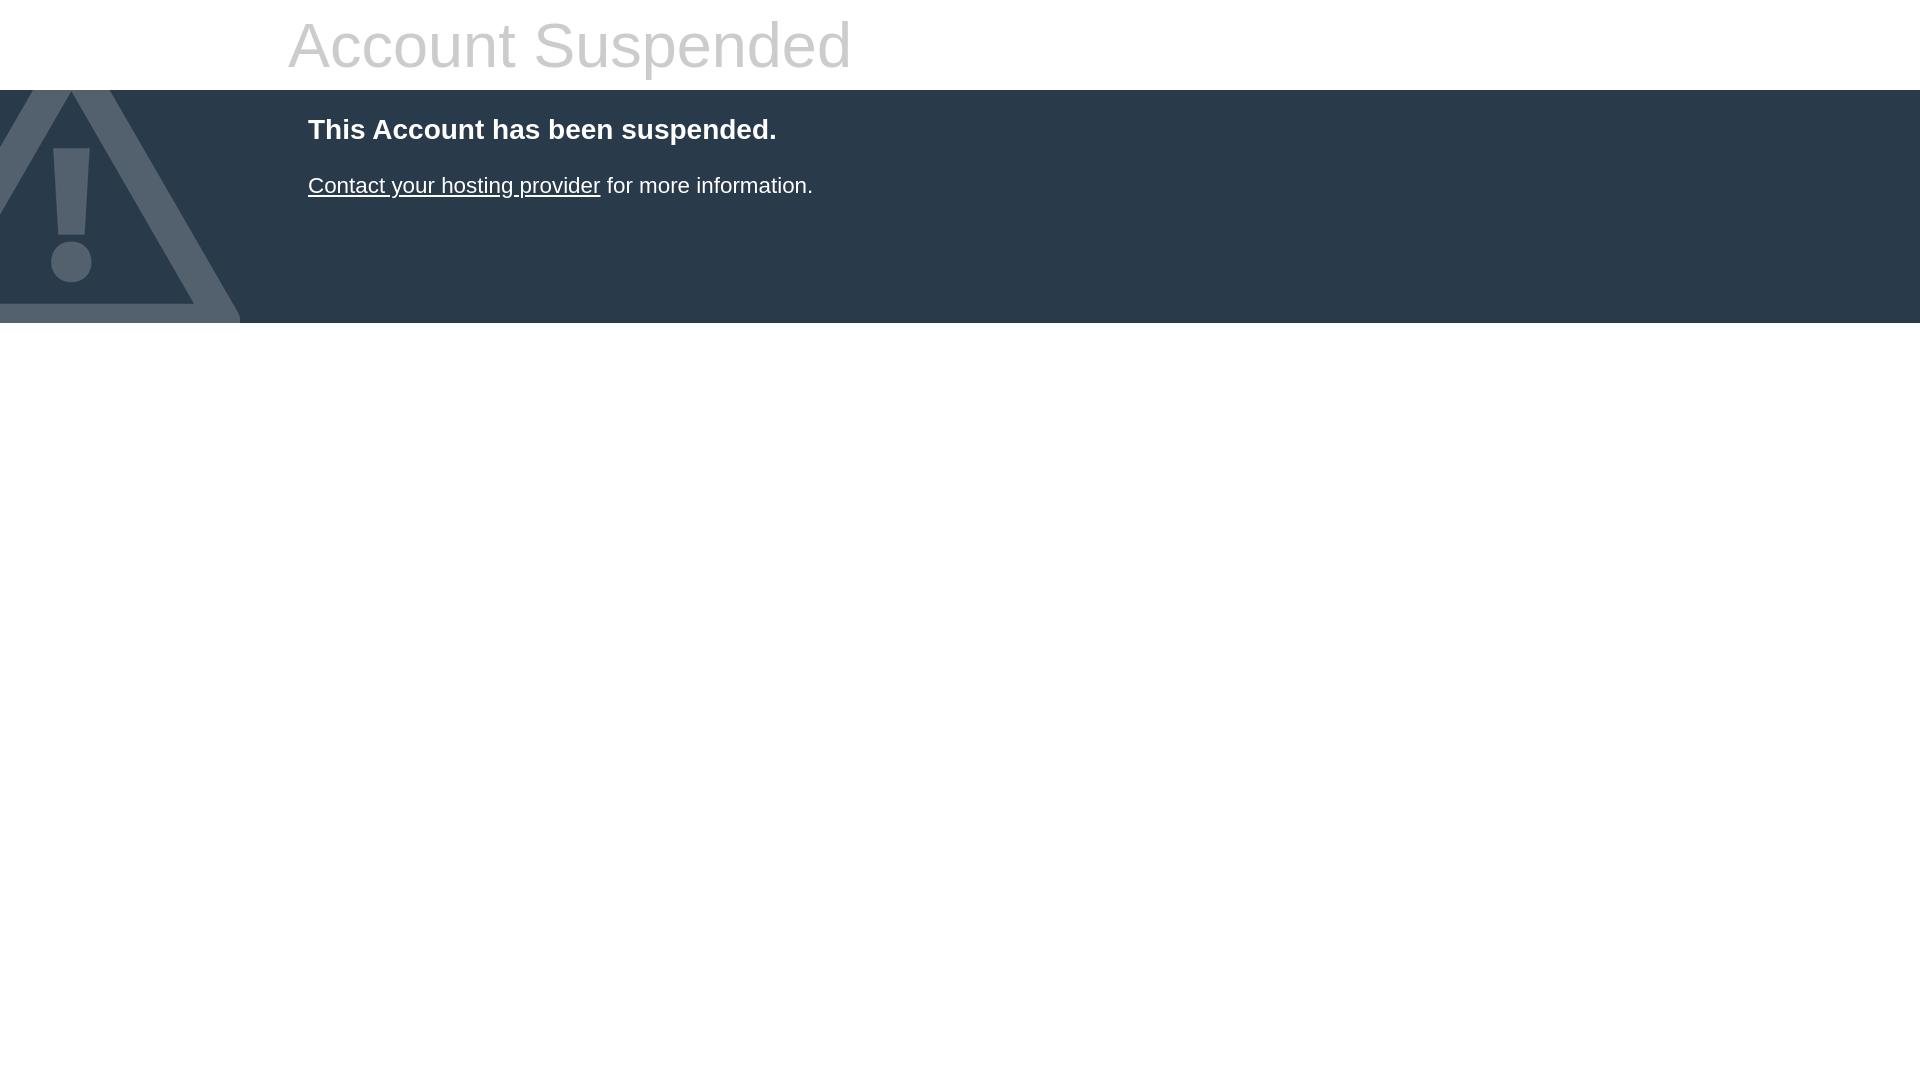 The image size is (1920, 1080). Describe the element at coordinates (453, 185) in the screenshot. I see `'Contact your hosting provider'` at that location.